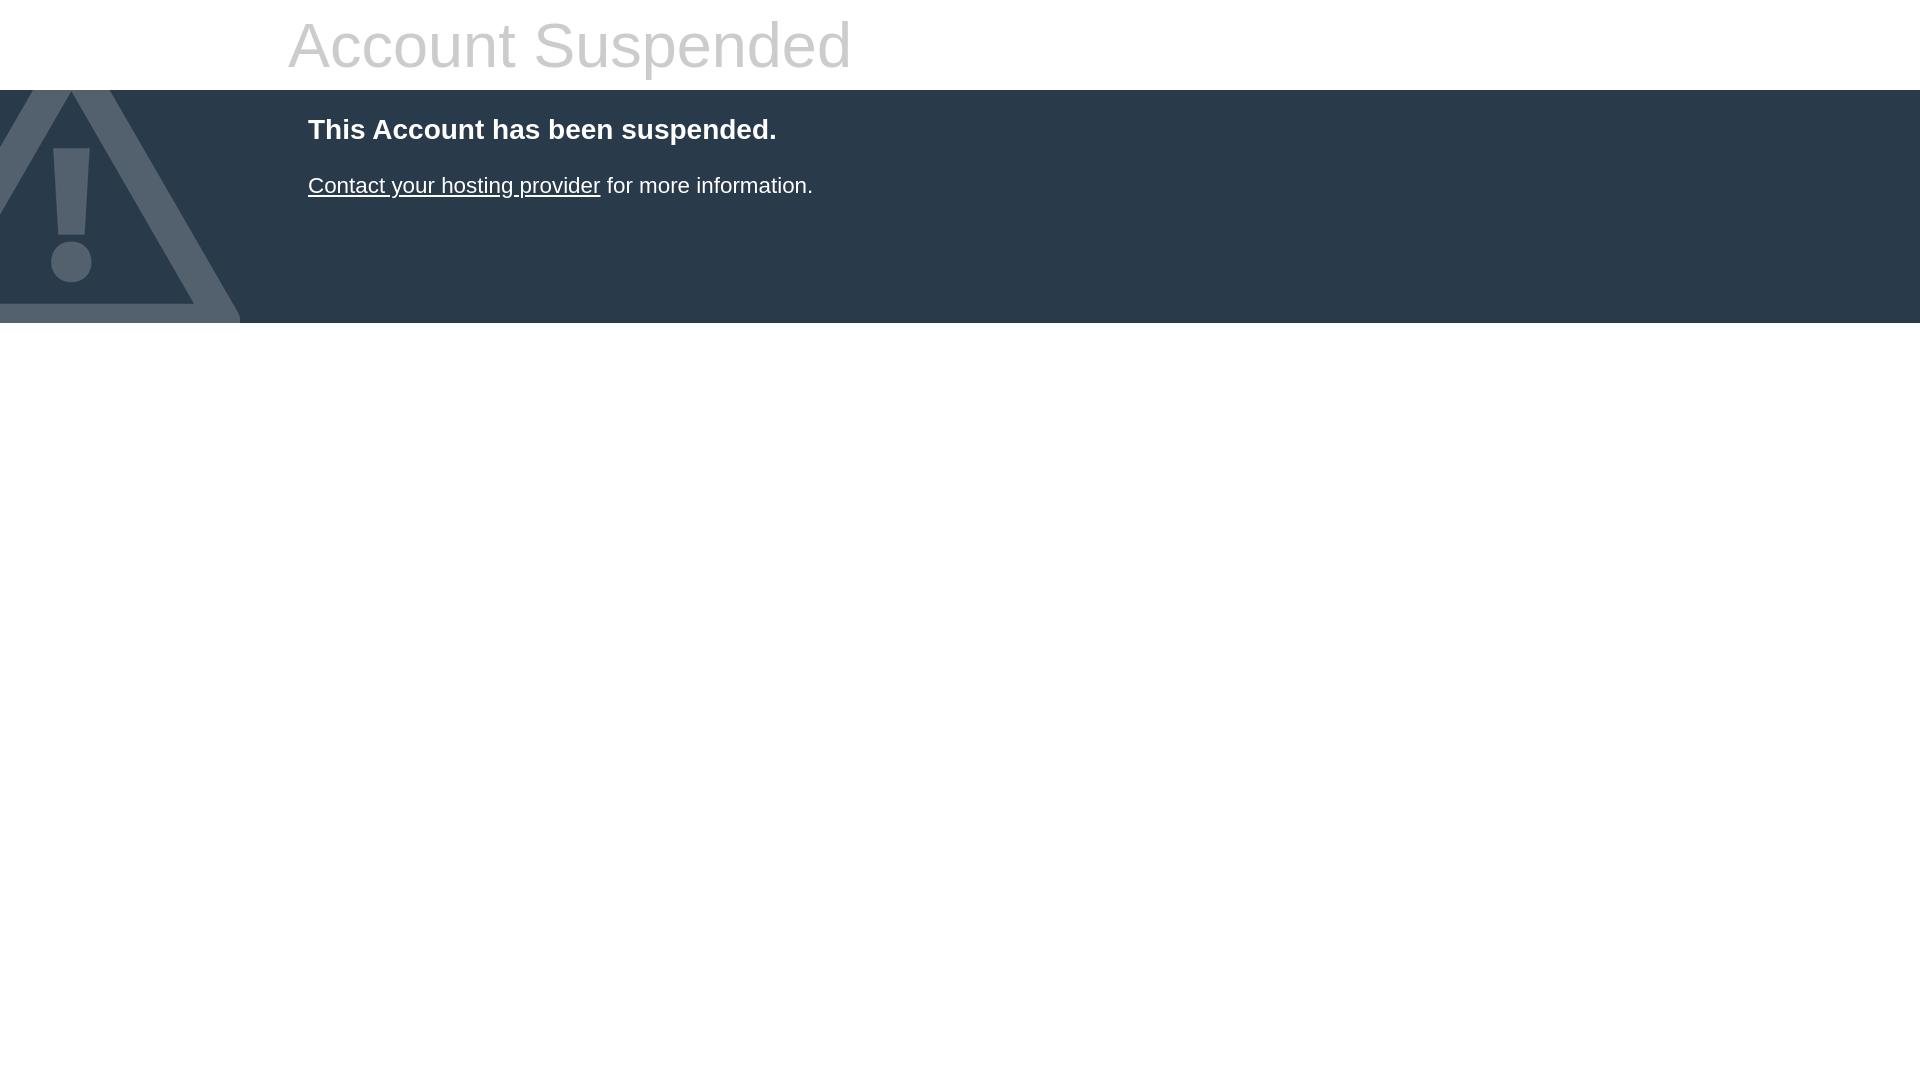 The image size is (1920, 1080). Describe the element at coordinates (453, 185) in the screenshot. I see `'Contact your hosting provider'` at that location.